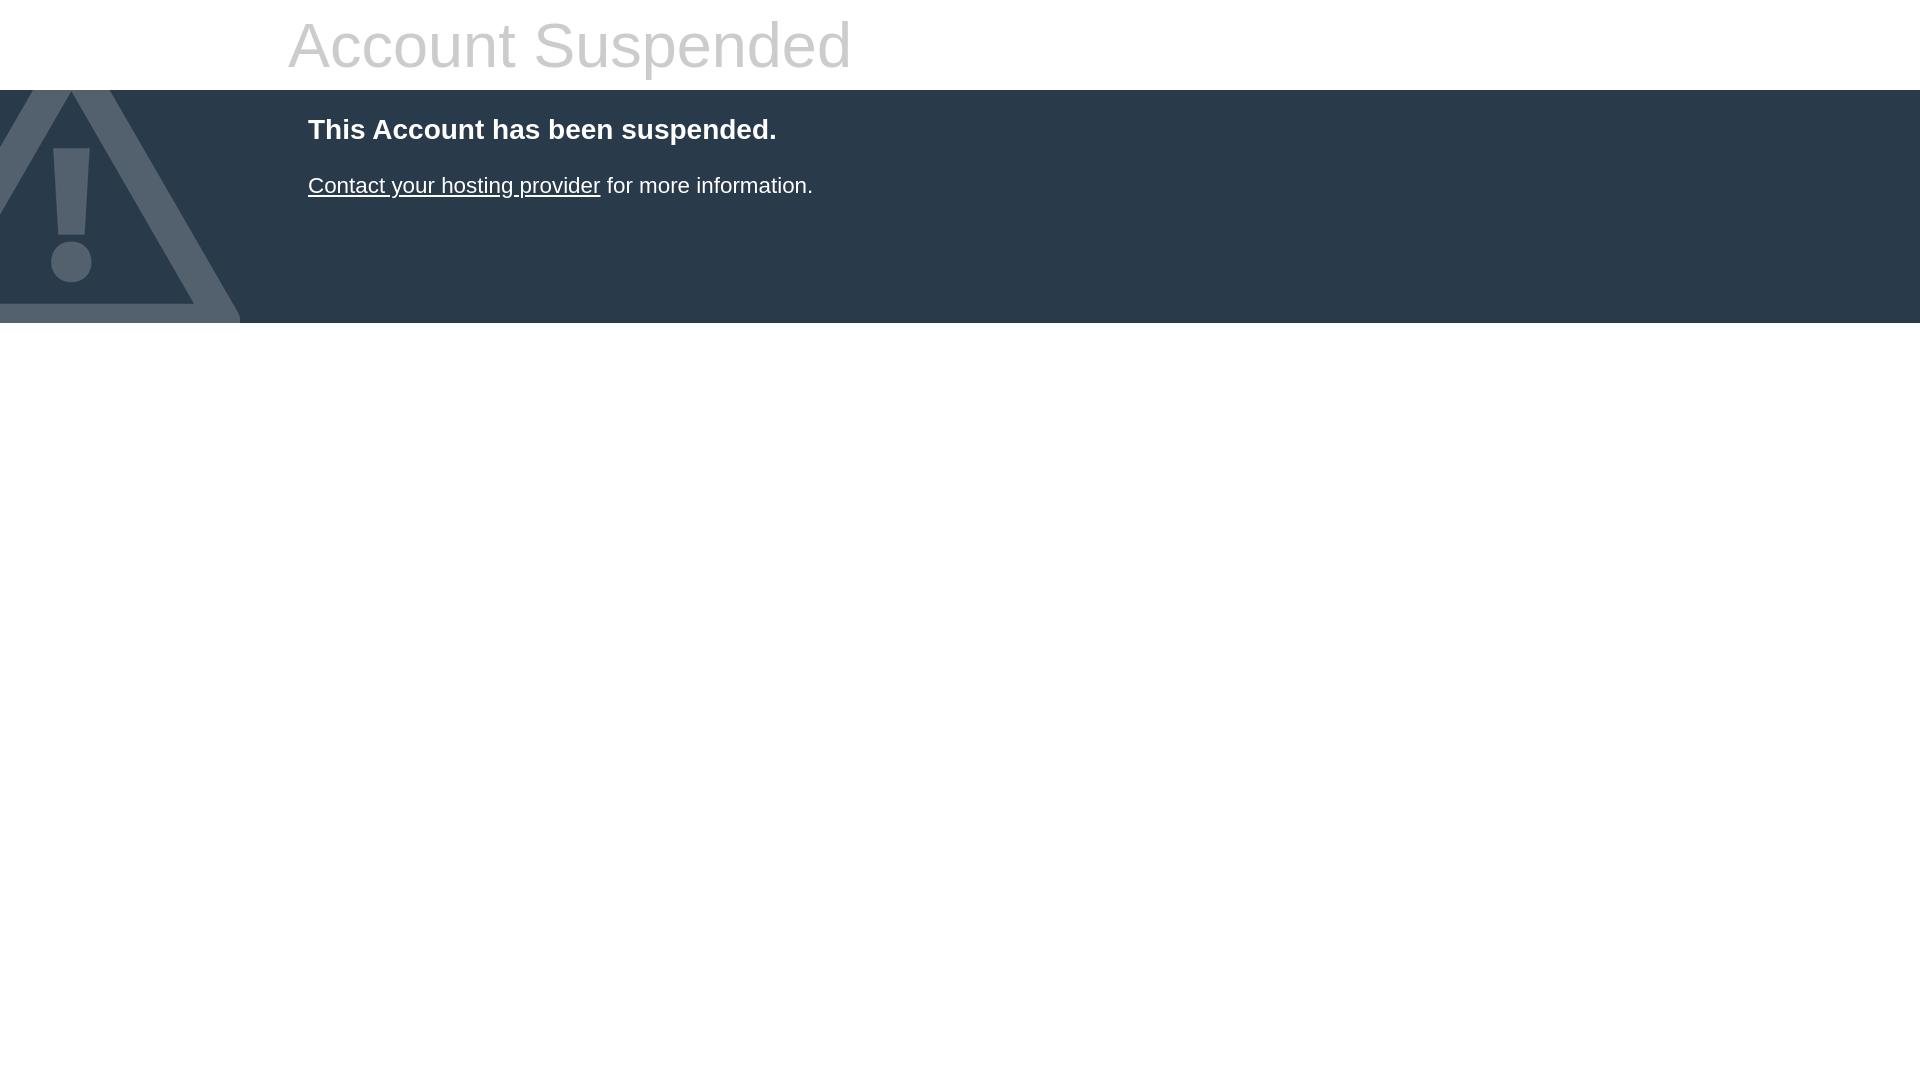 The image size is (1920, 1080). Describe the element at coordinates (453, 185) in the screenshot. I see `'Contact your hosting provider'` at that location.